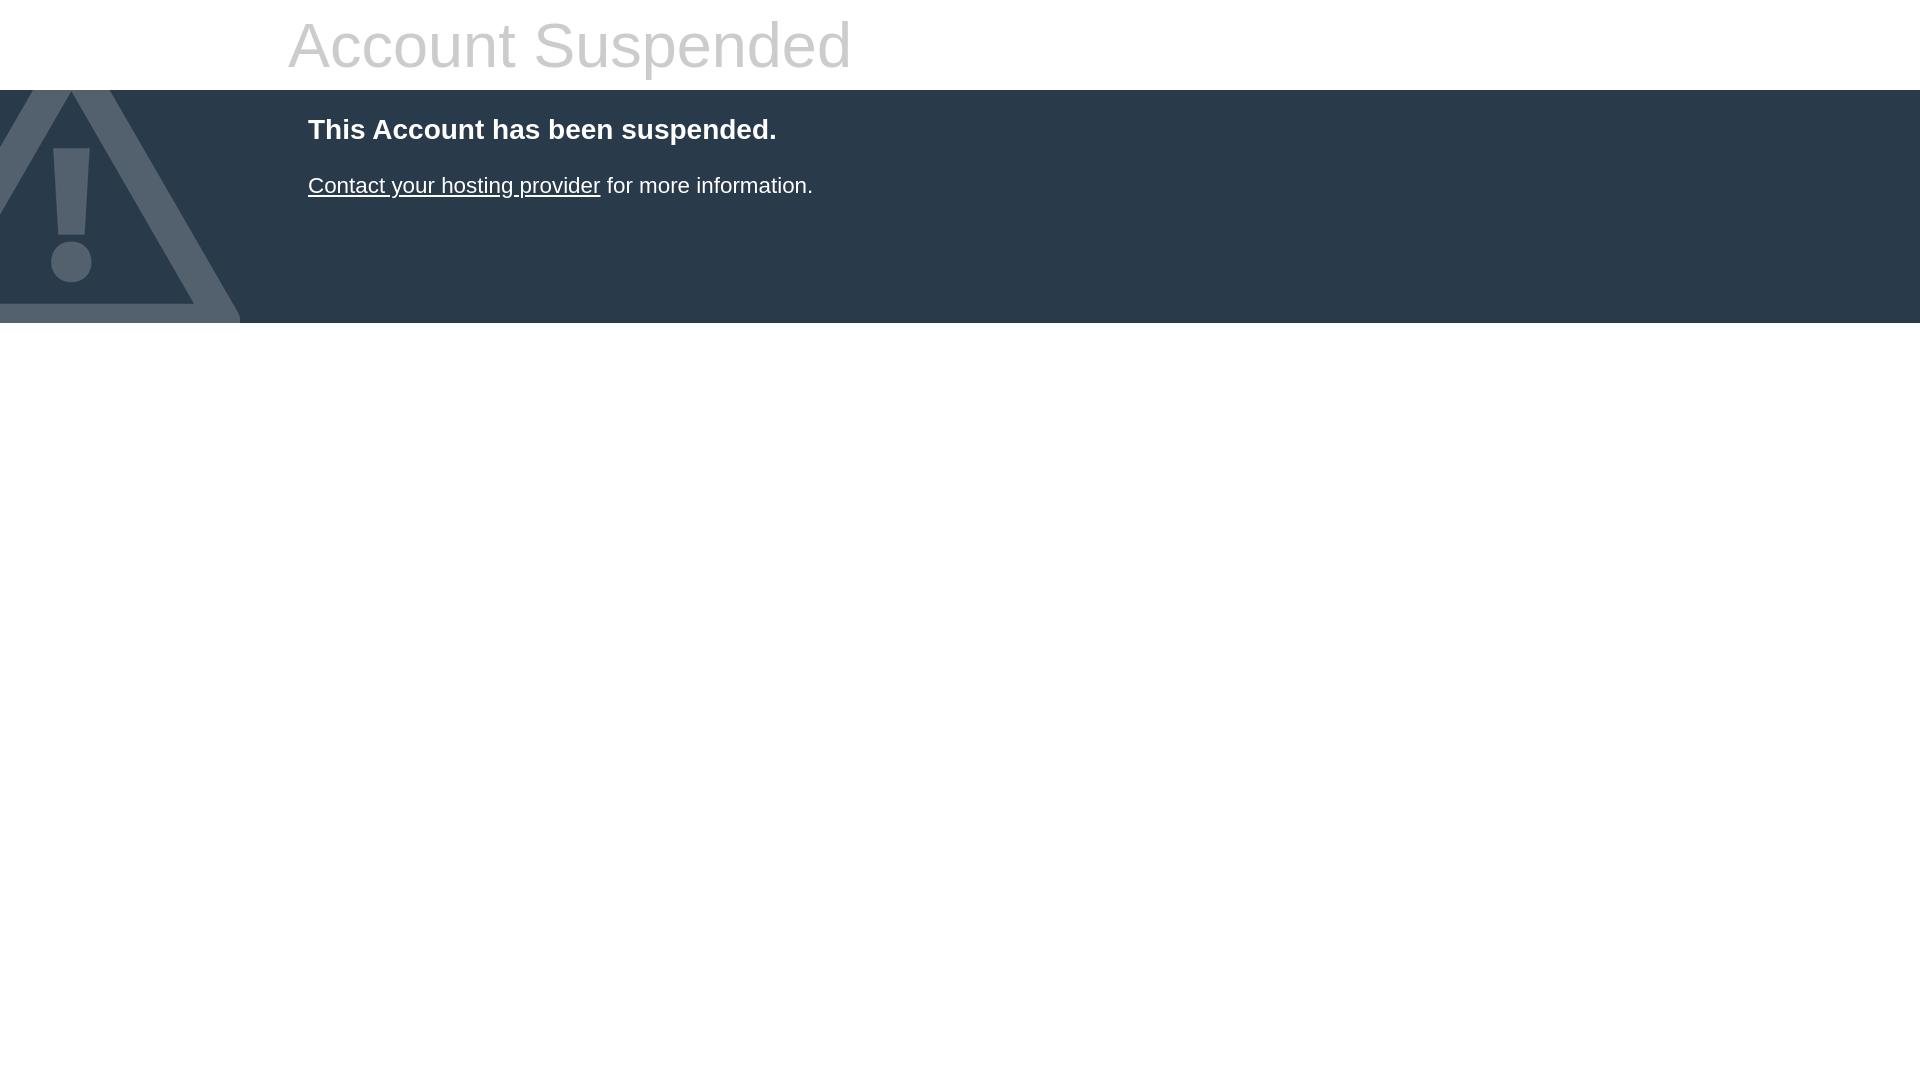 The image size is (1920, 1080). Describe the element at coordinates (453, 185) in the screenshot. I see `'Contact your hosting provider'` at that location.